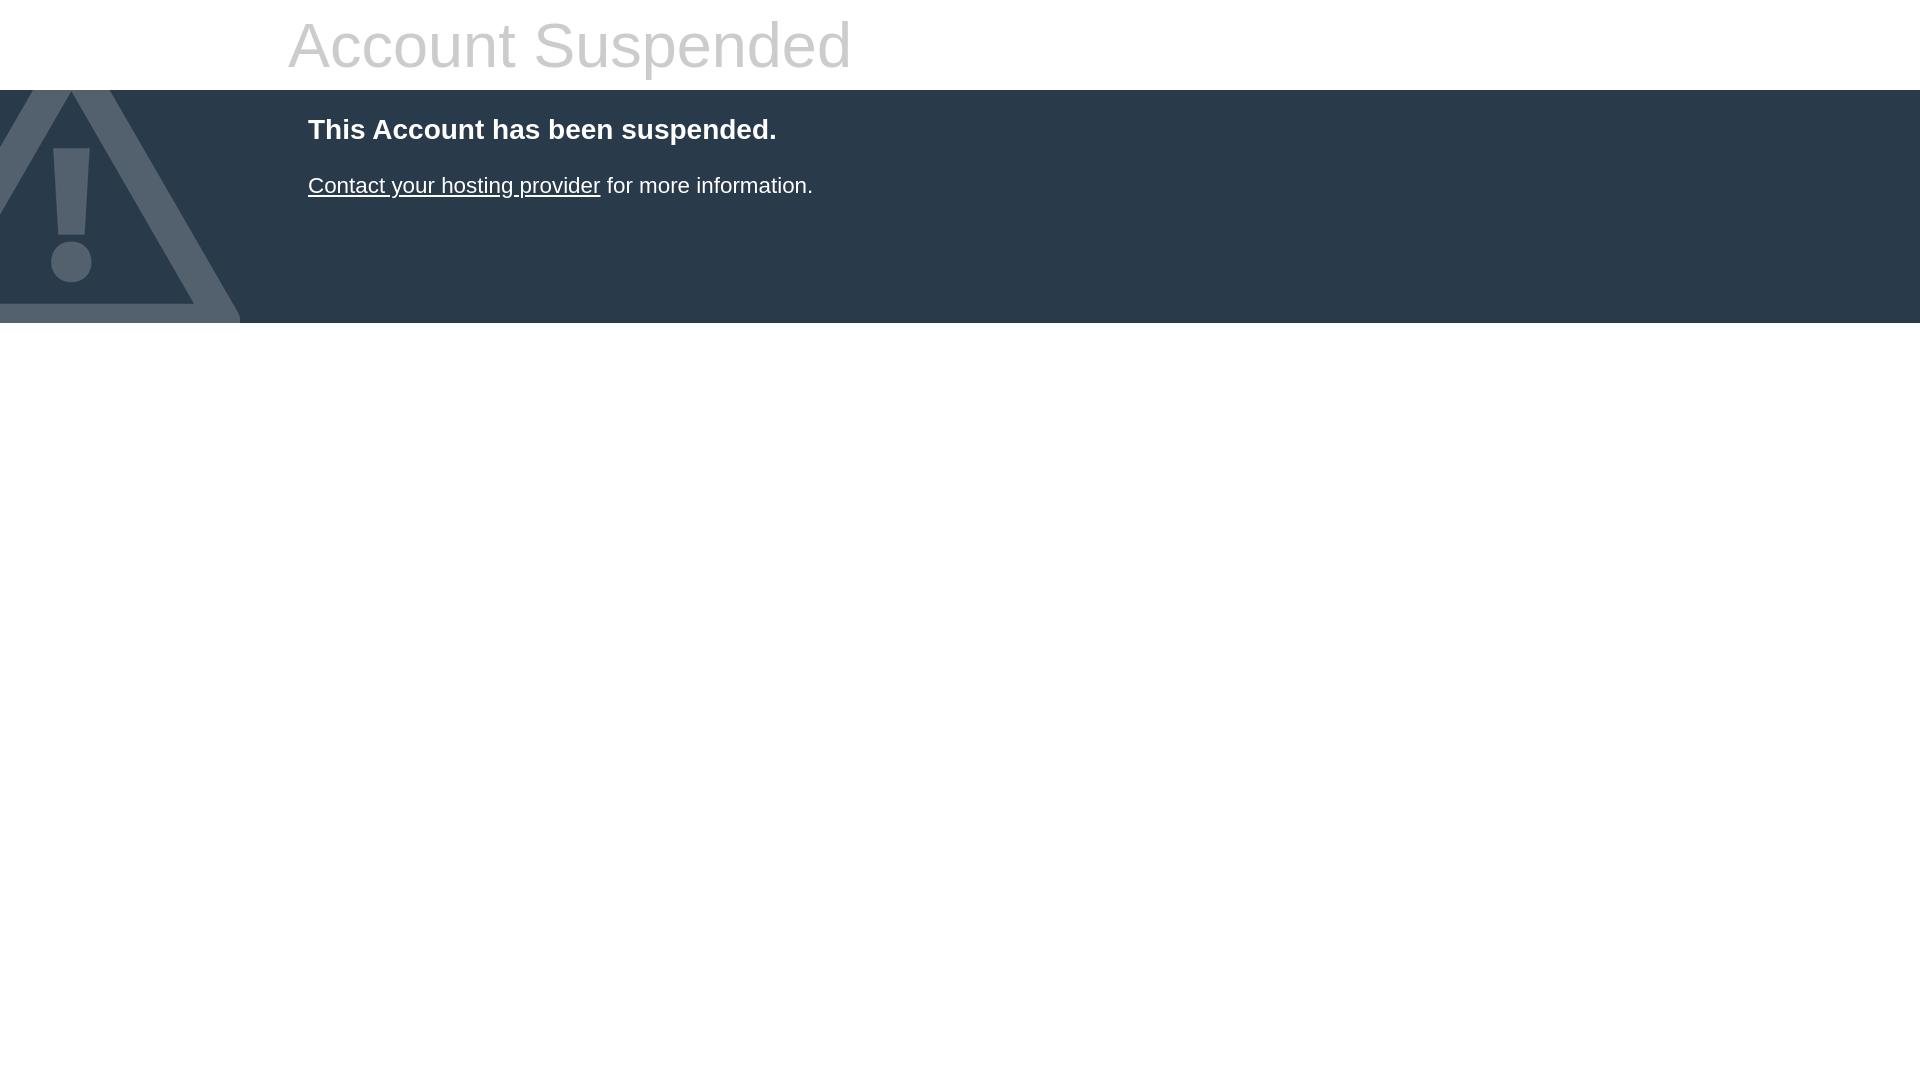 The image size is (1920, 1080). Describe the element at coordinates (453, 185) in the screenshot. I see `'Contact your hosting provider'` at that location.